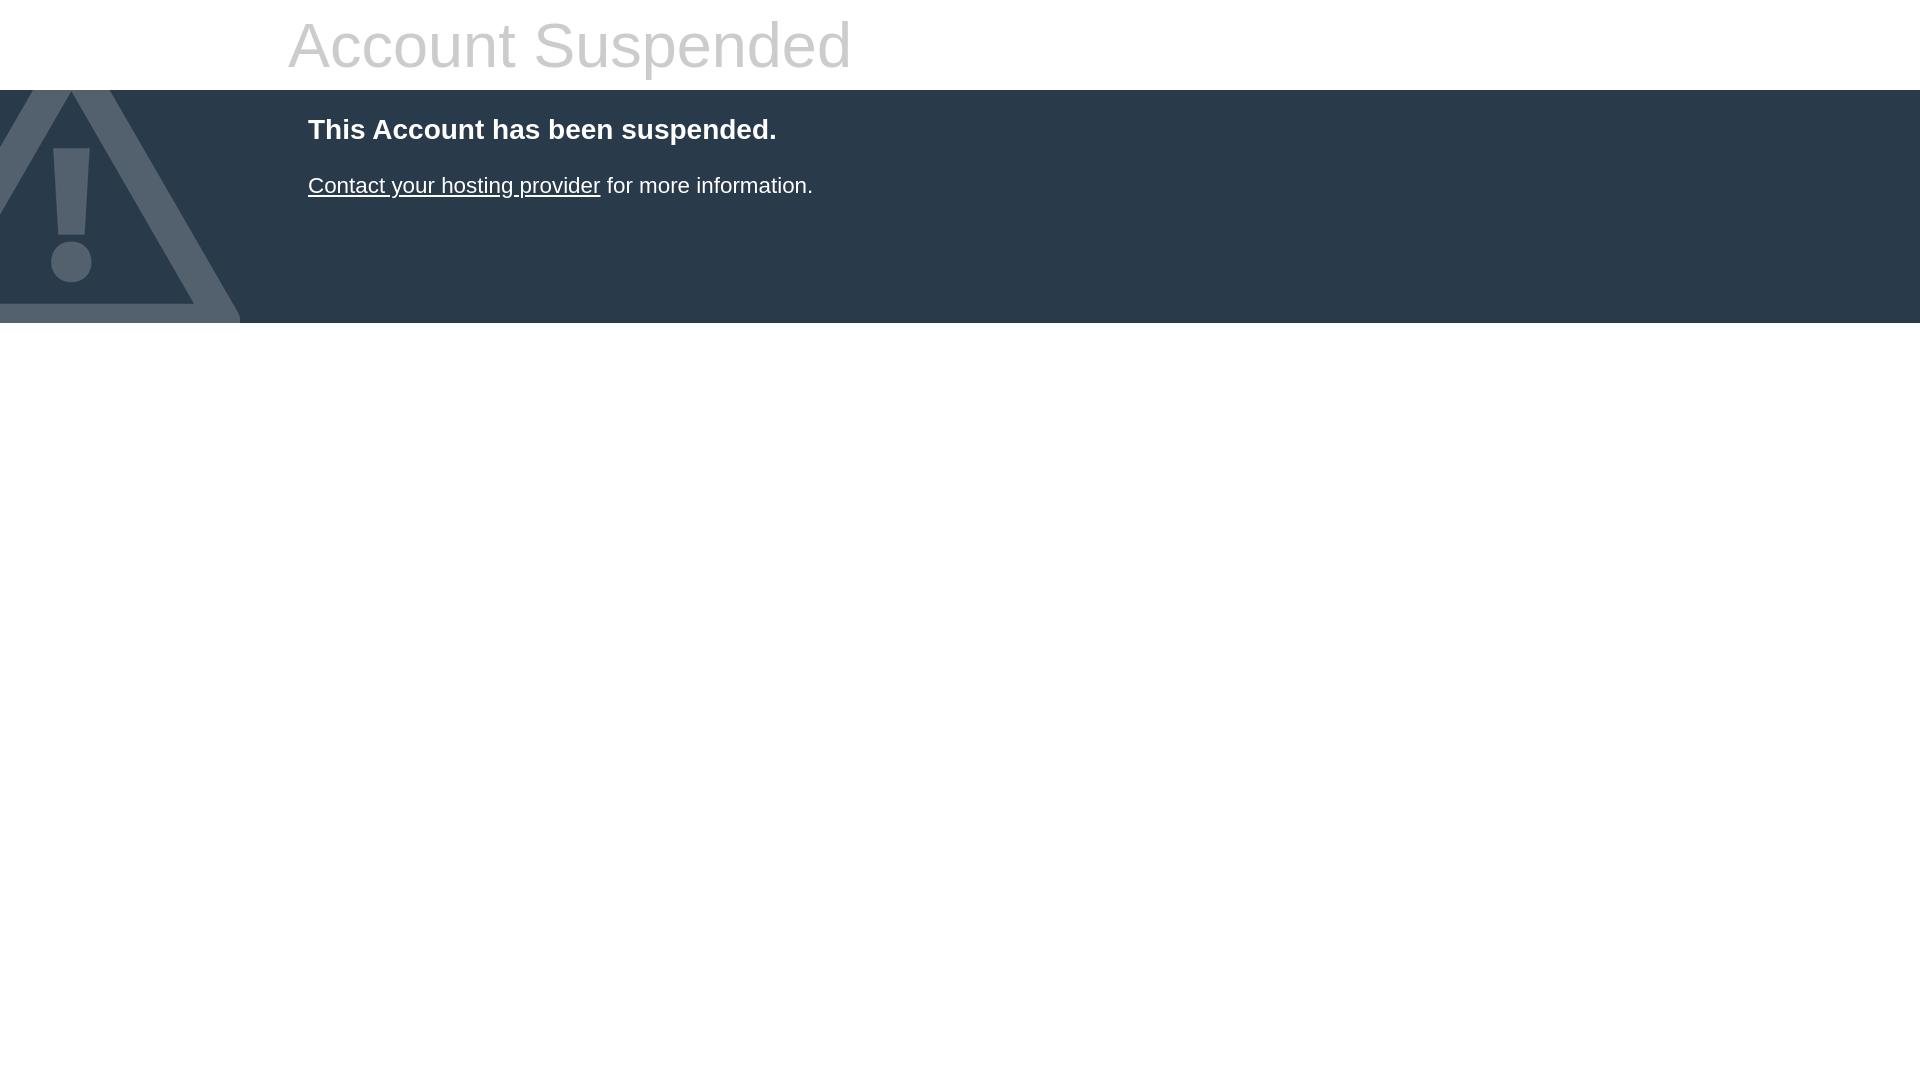 The image size is (1920, 1080). Describe the element at coordinates (453, 185) in the screenshot. I see `'Contact your hosting provider'` at that location.